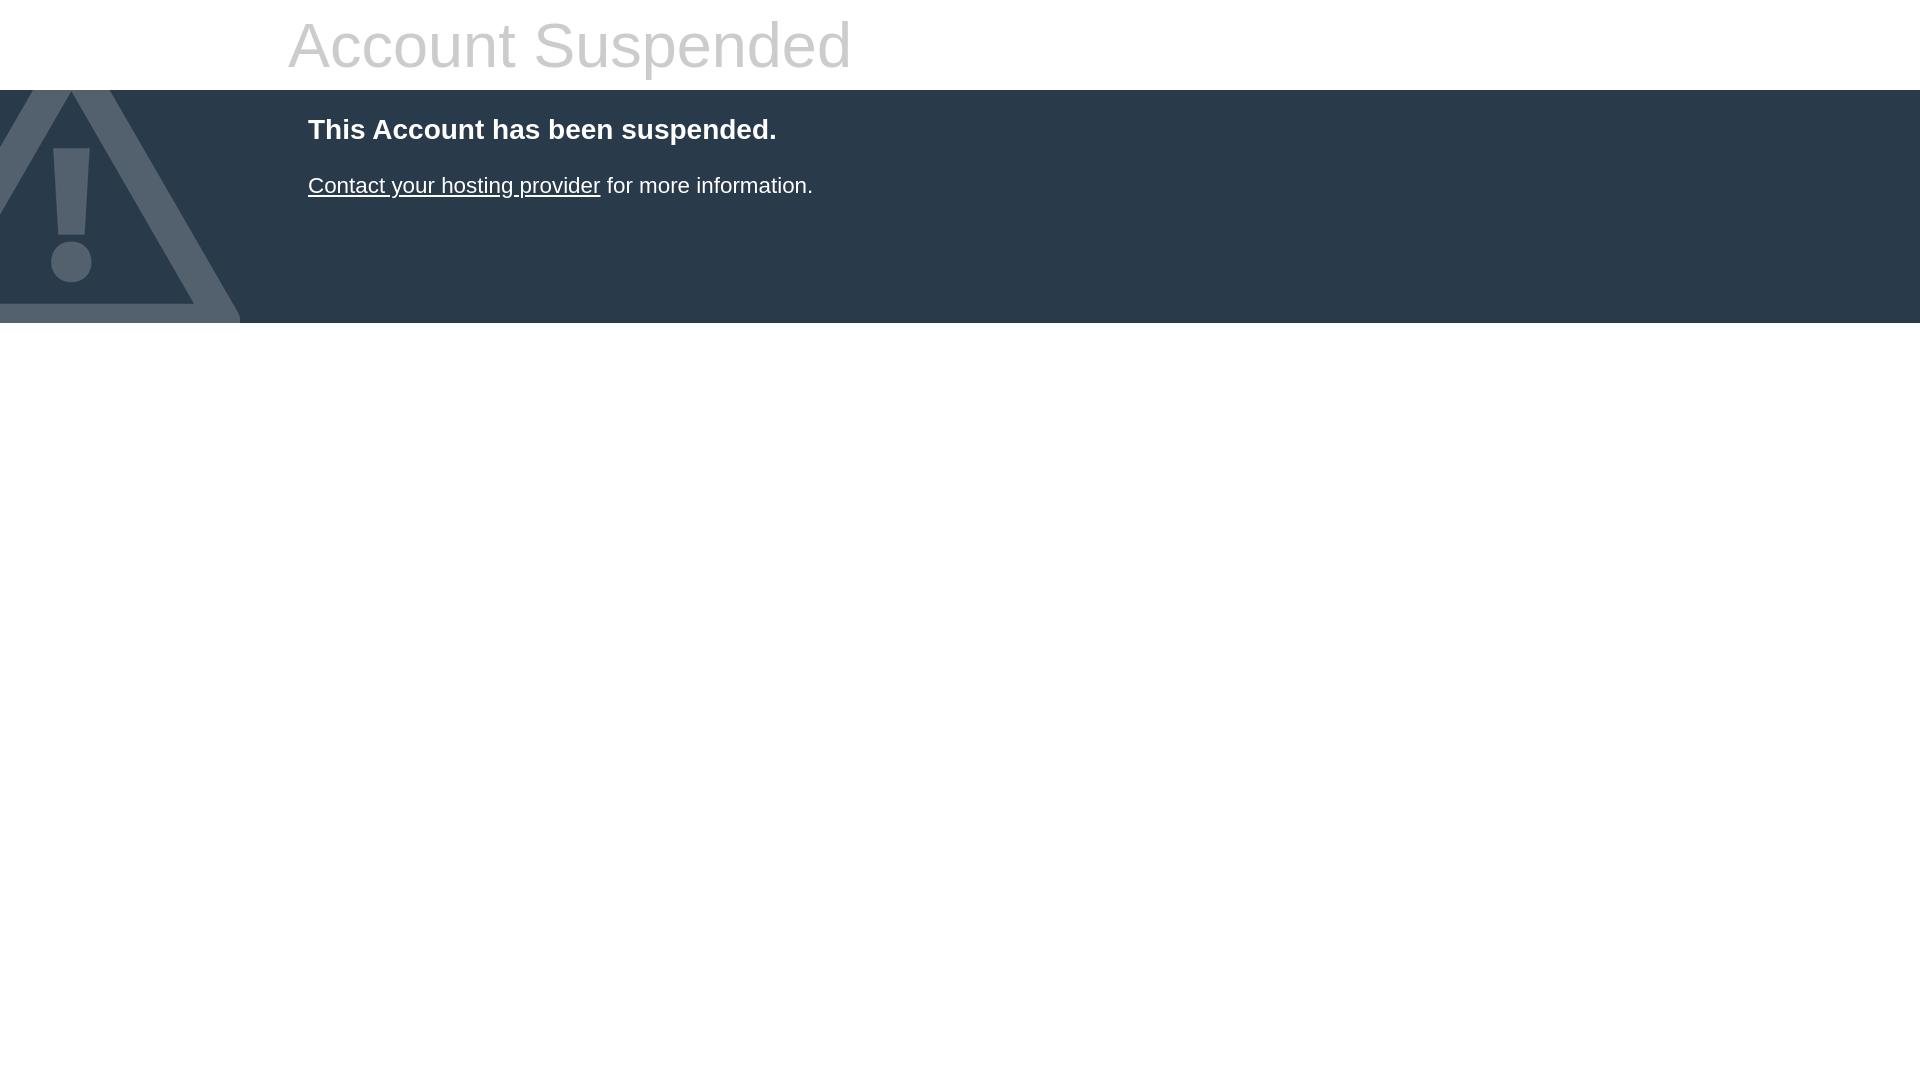 The image size is (1920, 1080). Describe the element at coordinates (453, 185) in the screenshot. I see `'Contact your hosting provider'` at that location.